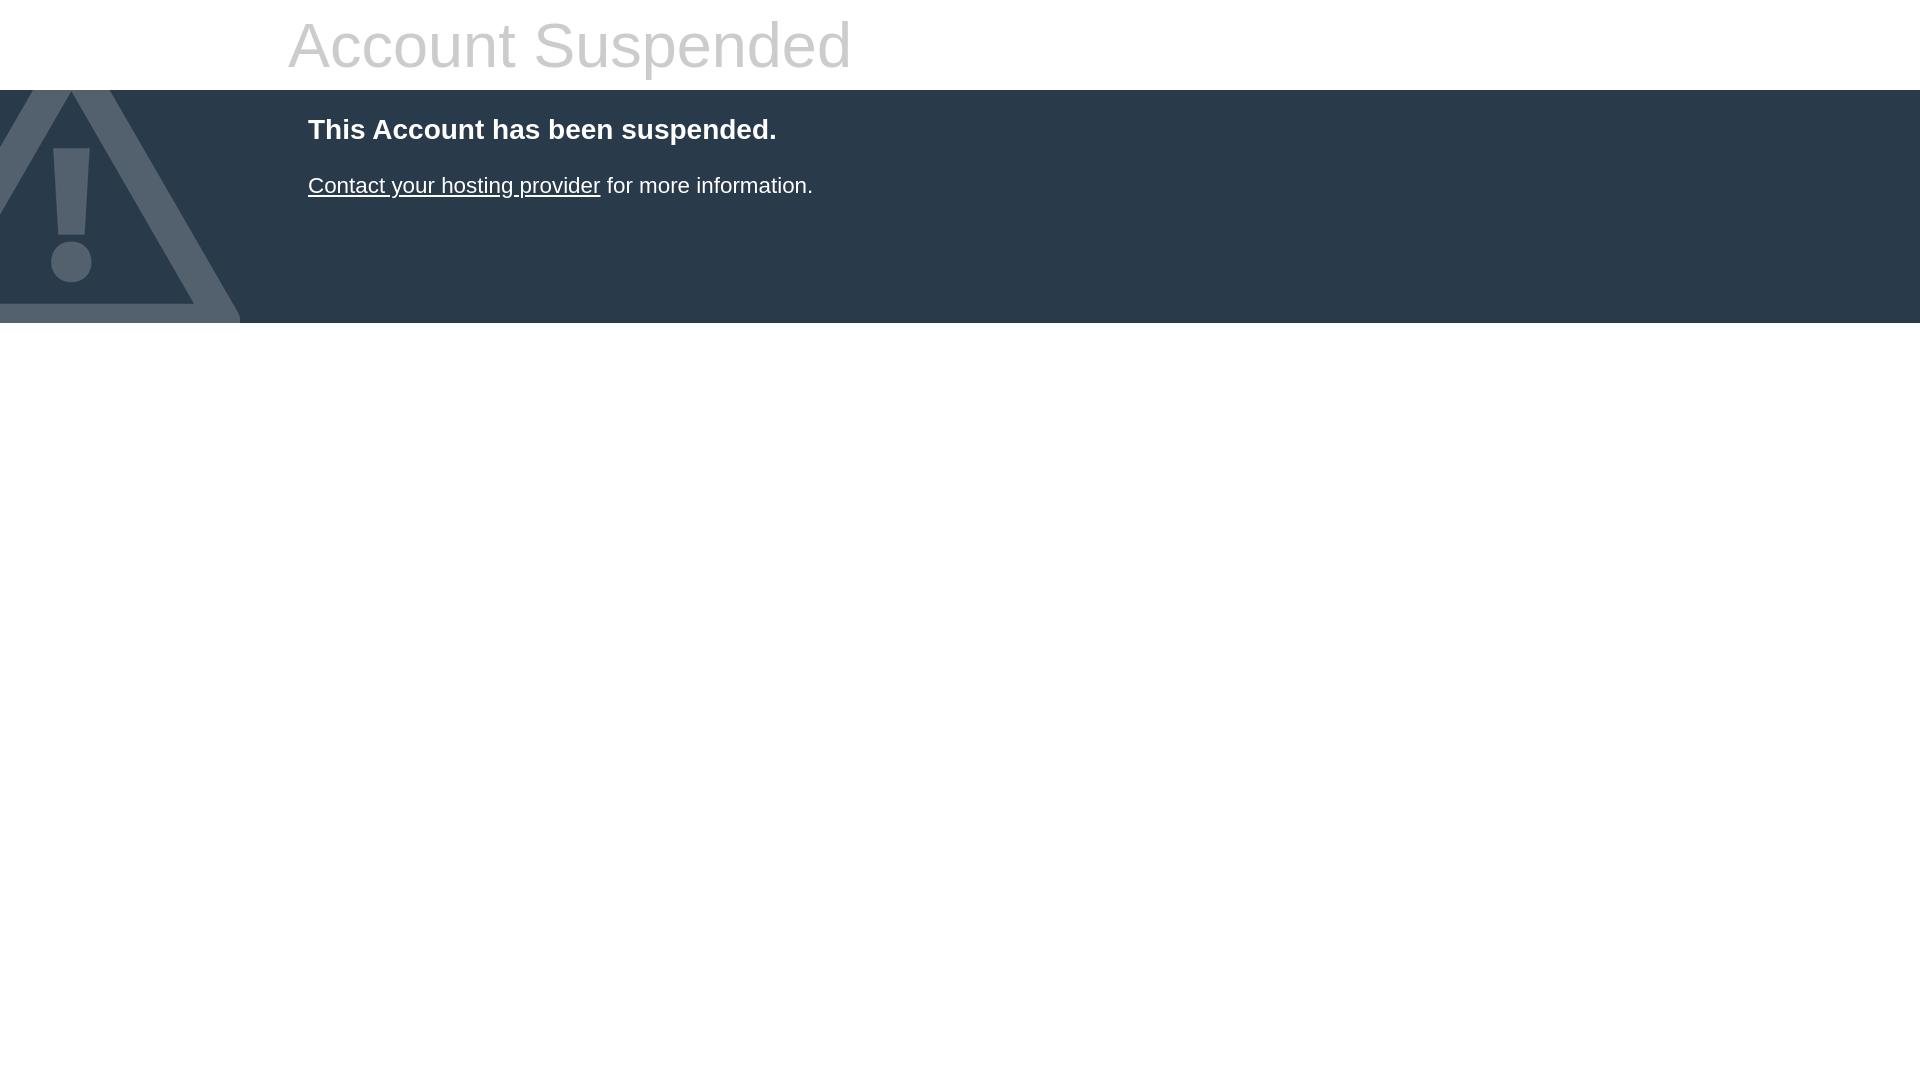 The image size is (1920, 1080). Describe the element at coordinates (453, 185) in the screenshot. I see `'Contact your hosting provider'` at that location.